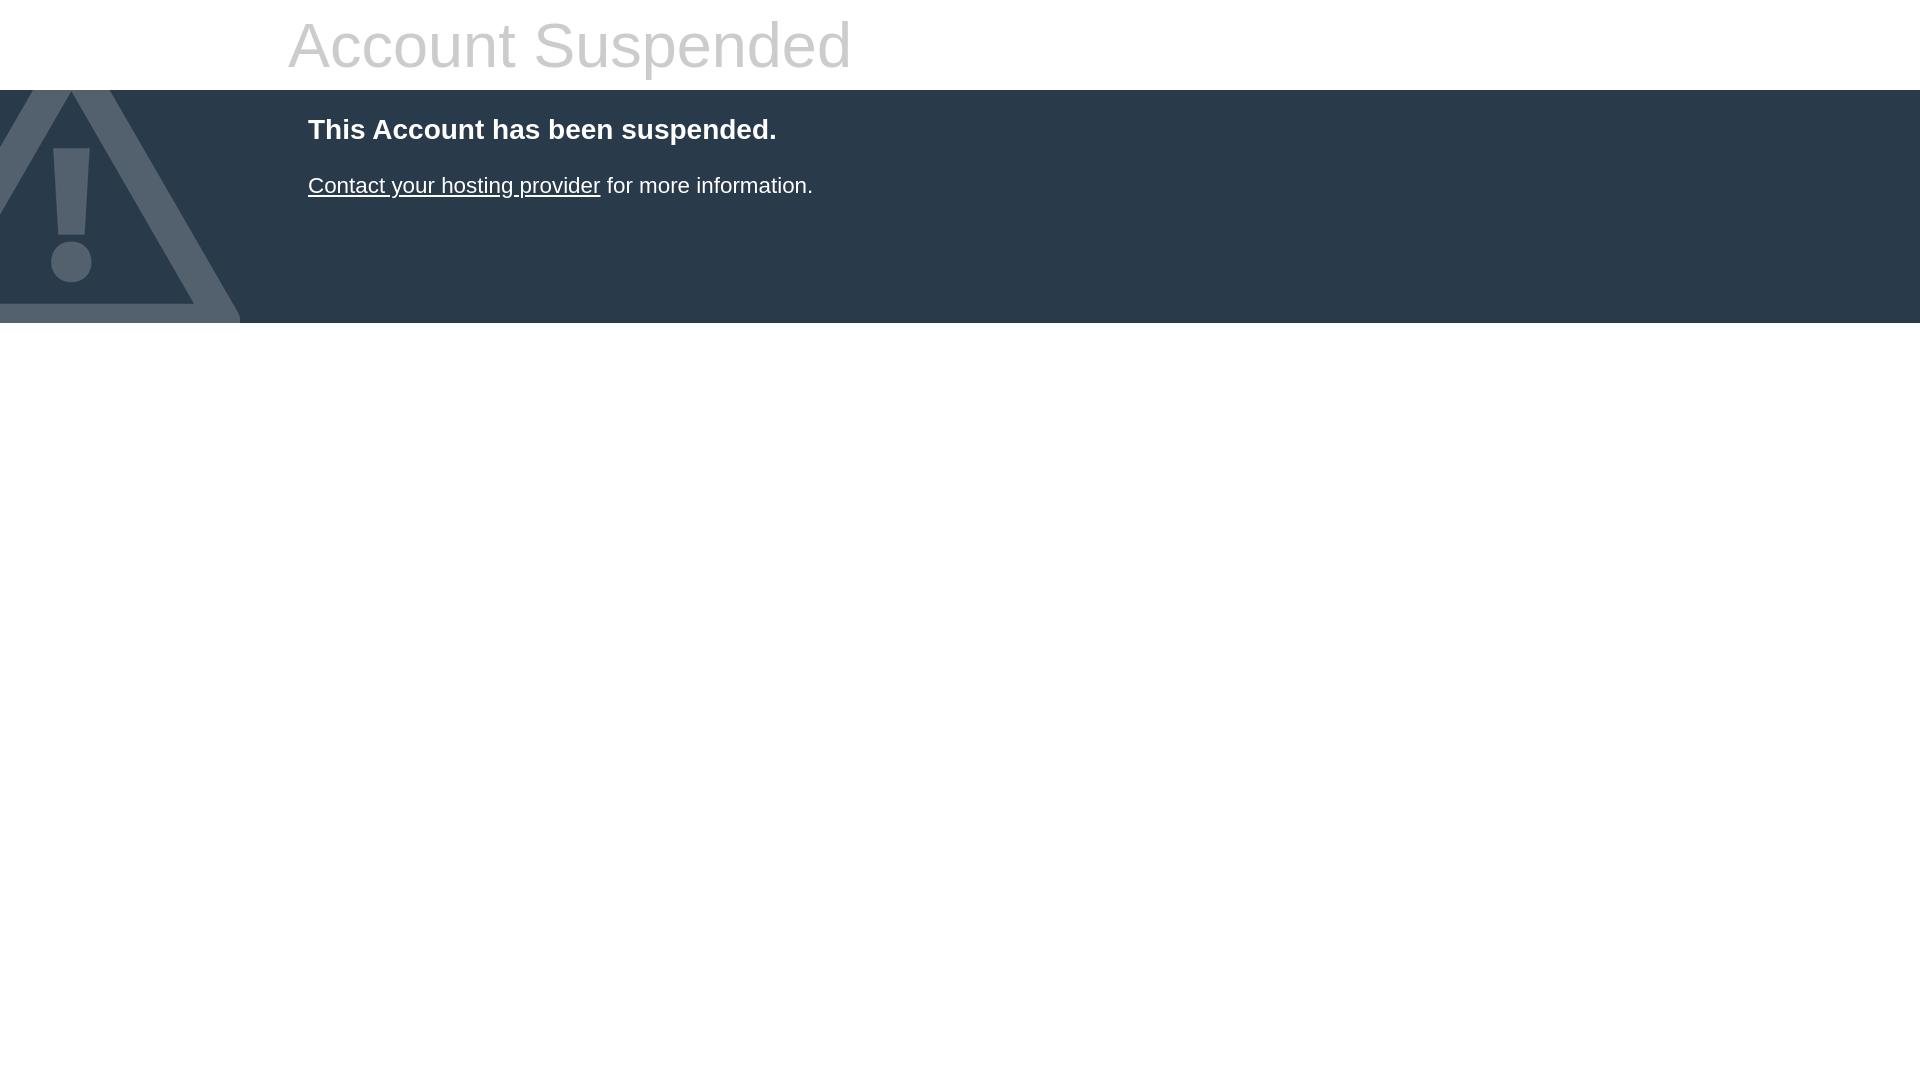 The image size is (1920, 1080). Describe the element at coordinates (453, 185) in the screenshot. I see `'Contact your hosting provider'` at that location.